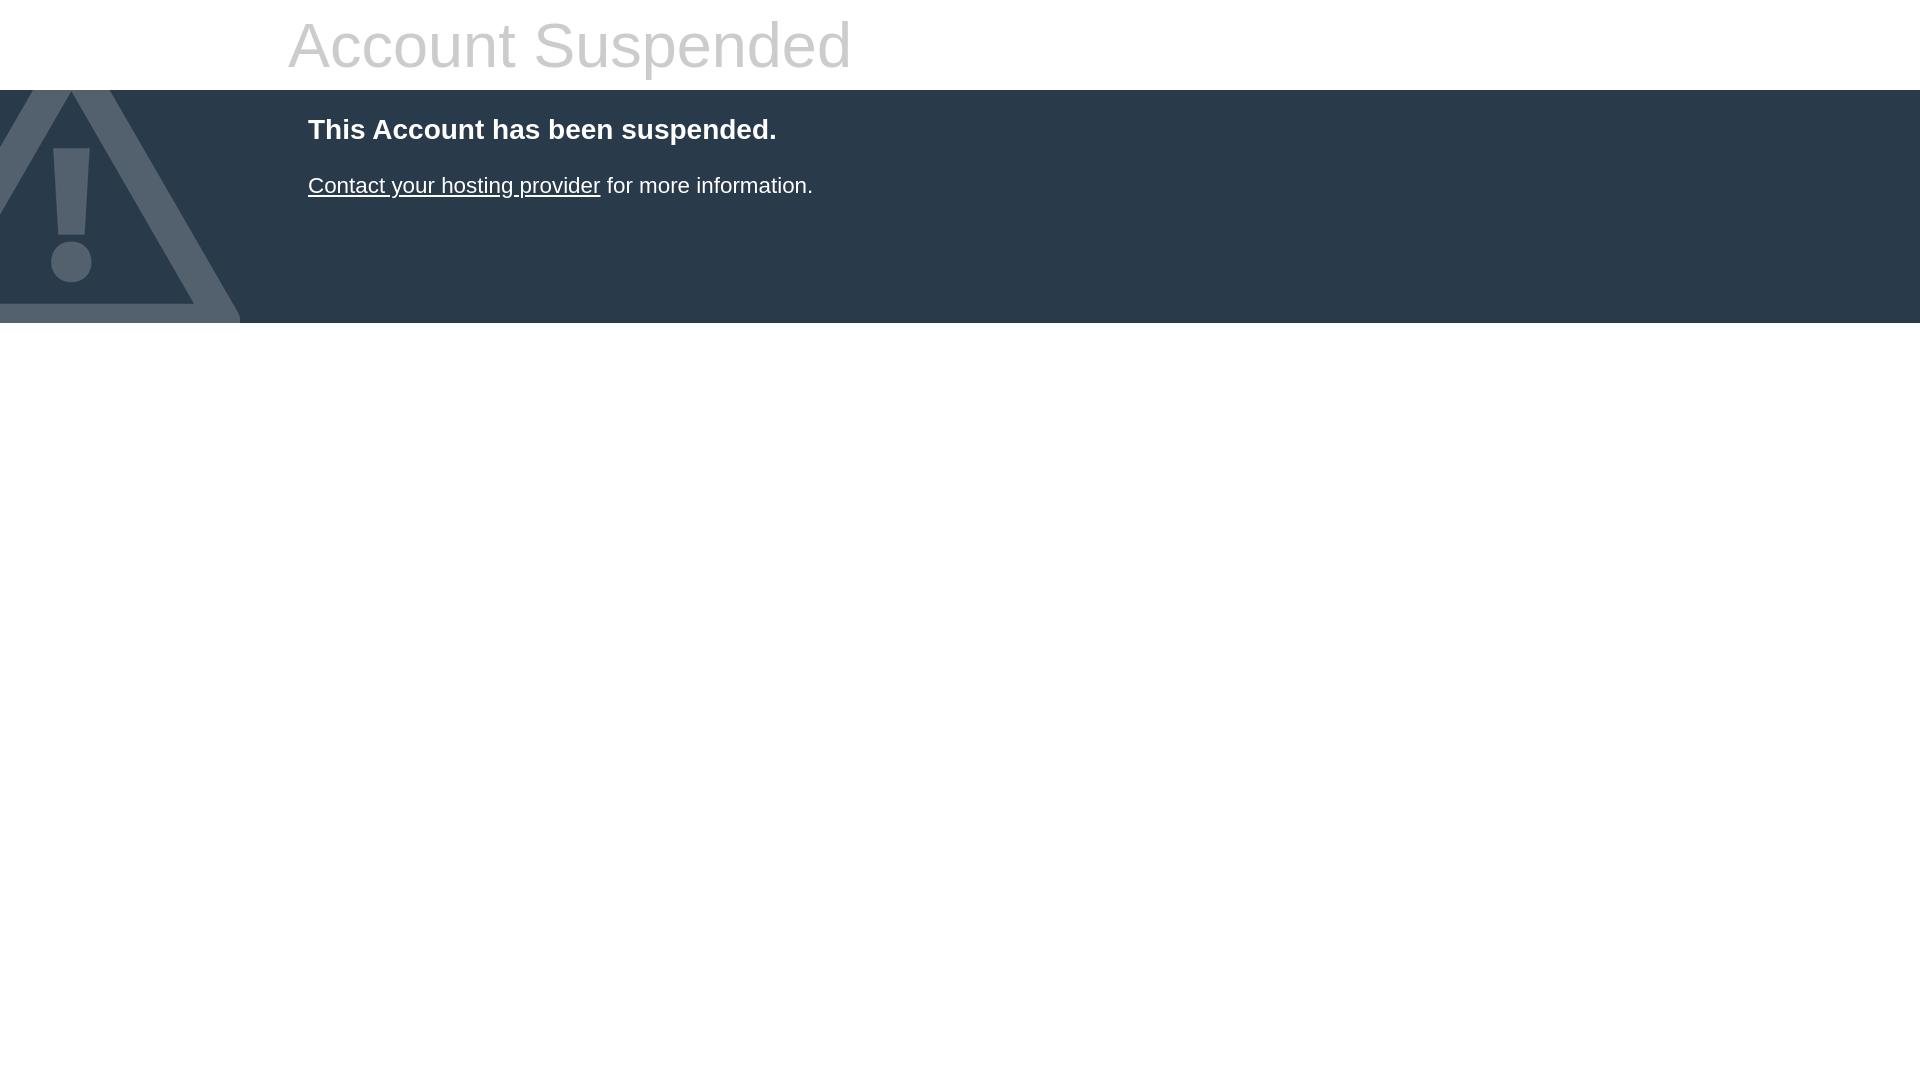 The image size is (1920, 1080). Describe the element at coordinates (453, 185) in the screenshot. I see `'Contact your hosting provider'` at that location.